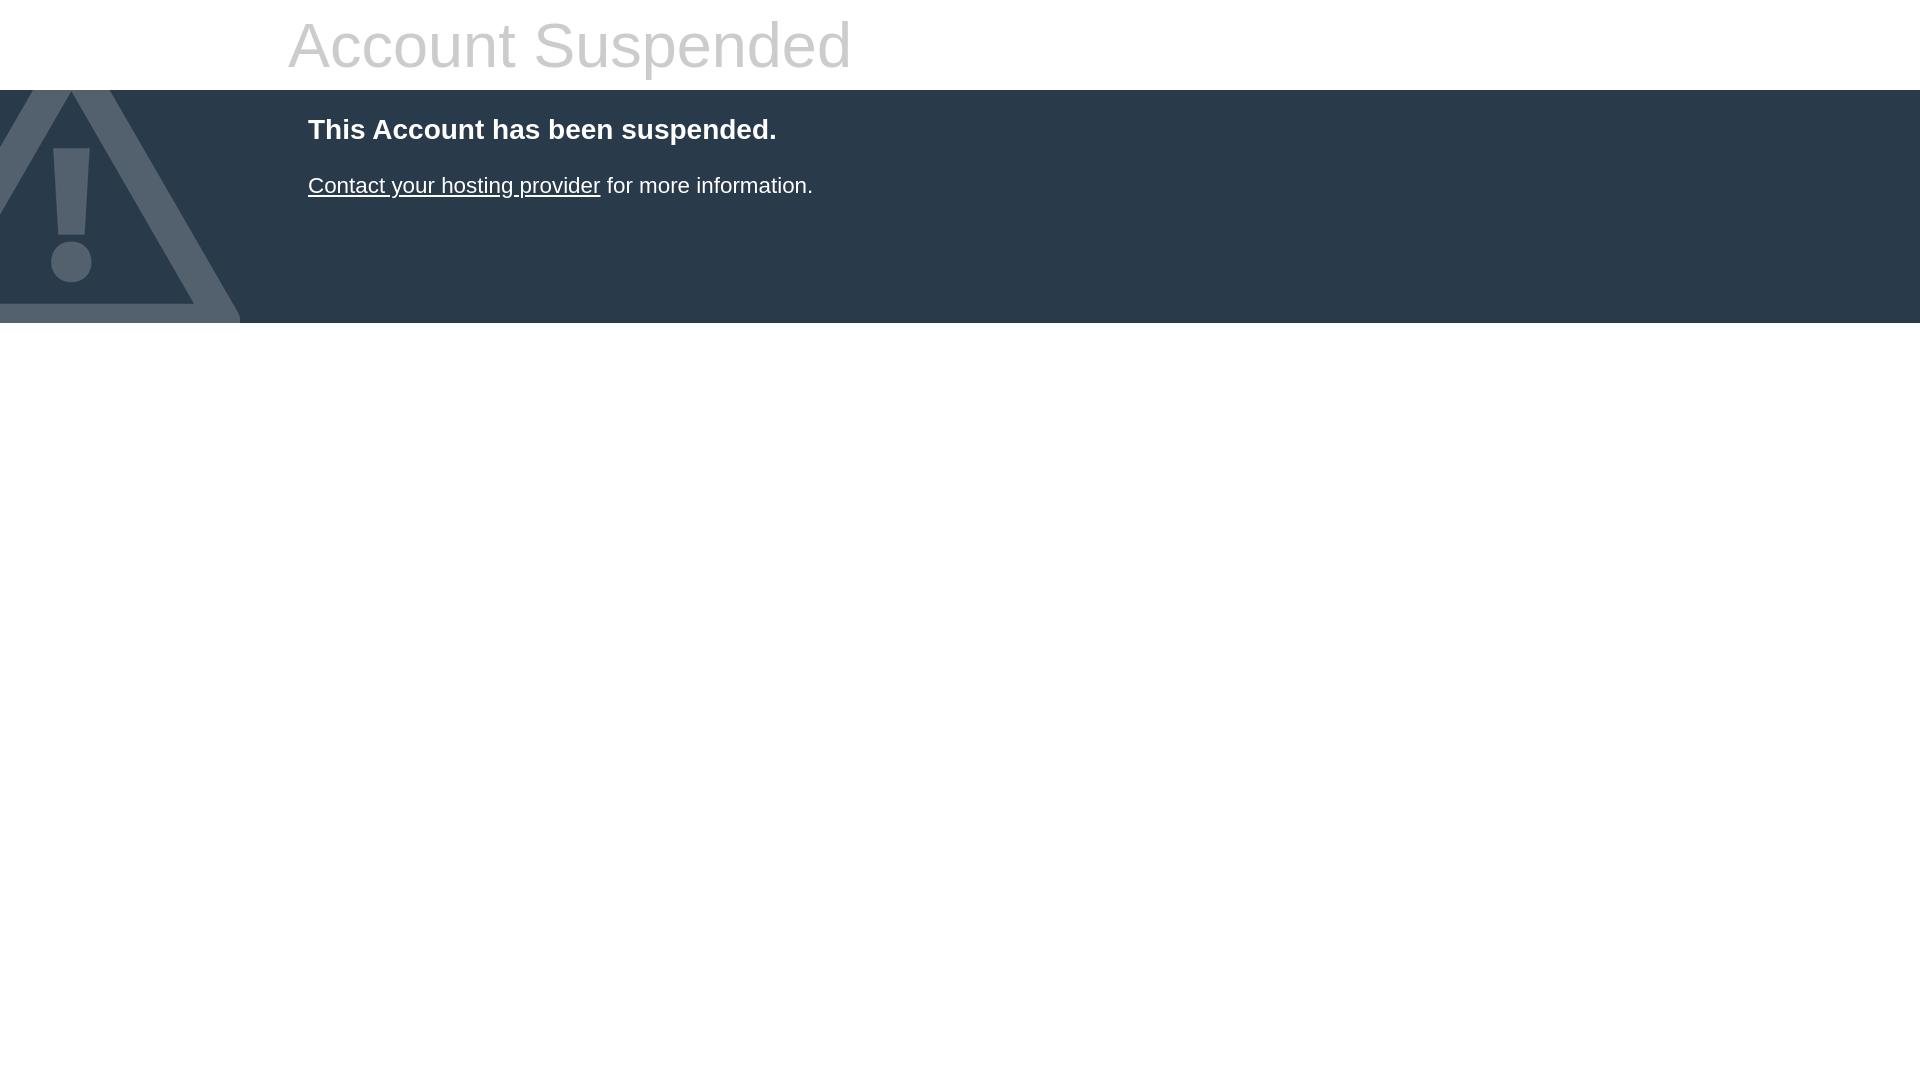 The image size is (1920, 1080). Describe the element at coordinates (453, 185) in the screenshot. I see `'Contact your hosting provider'` at that location.